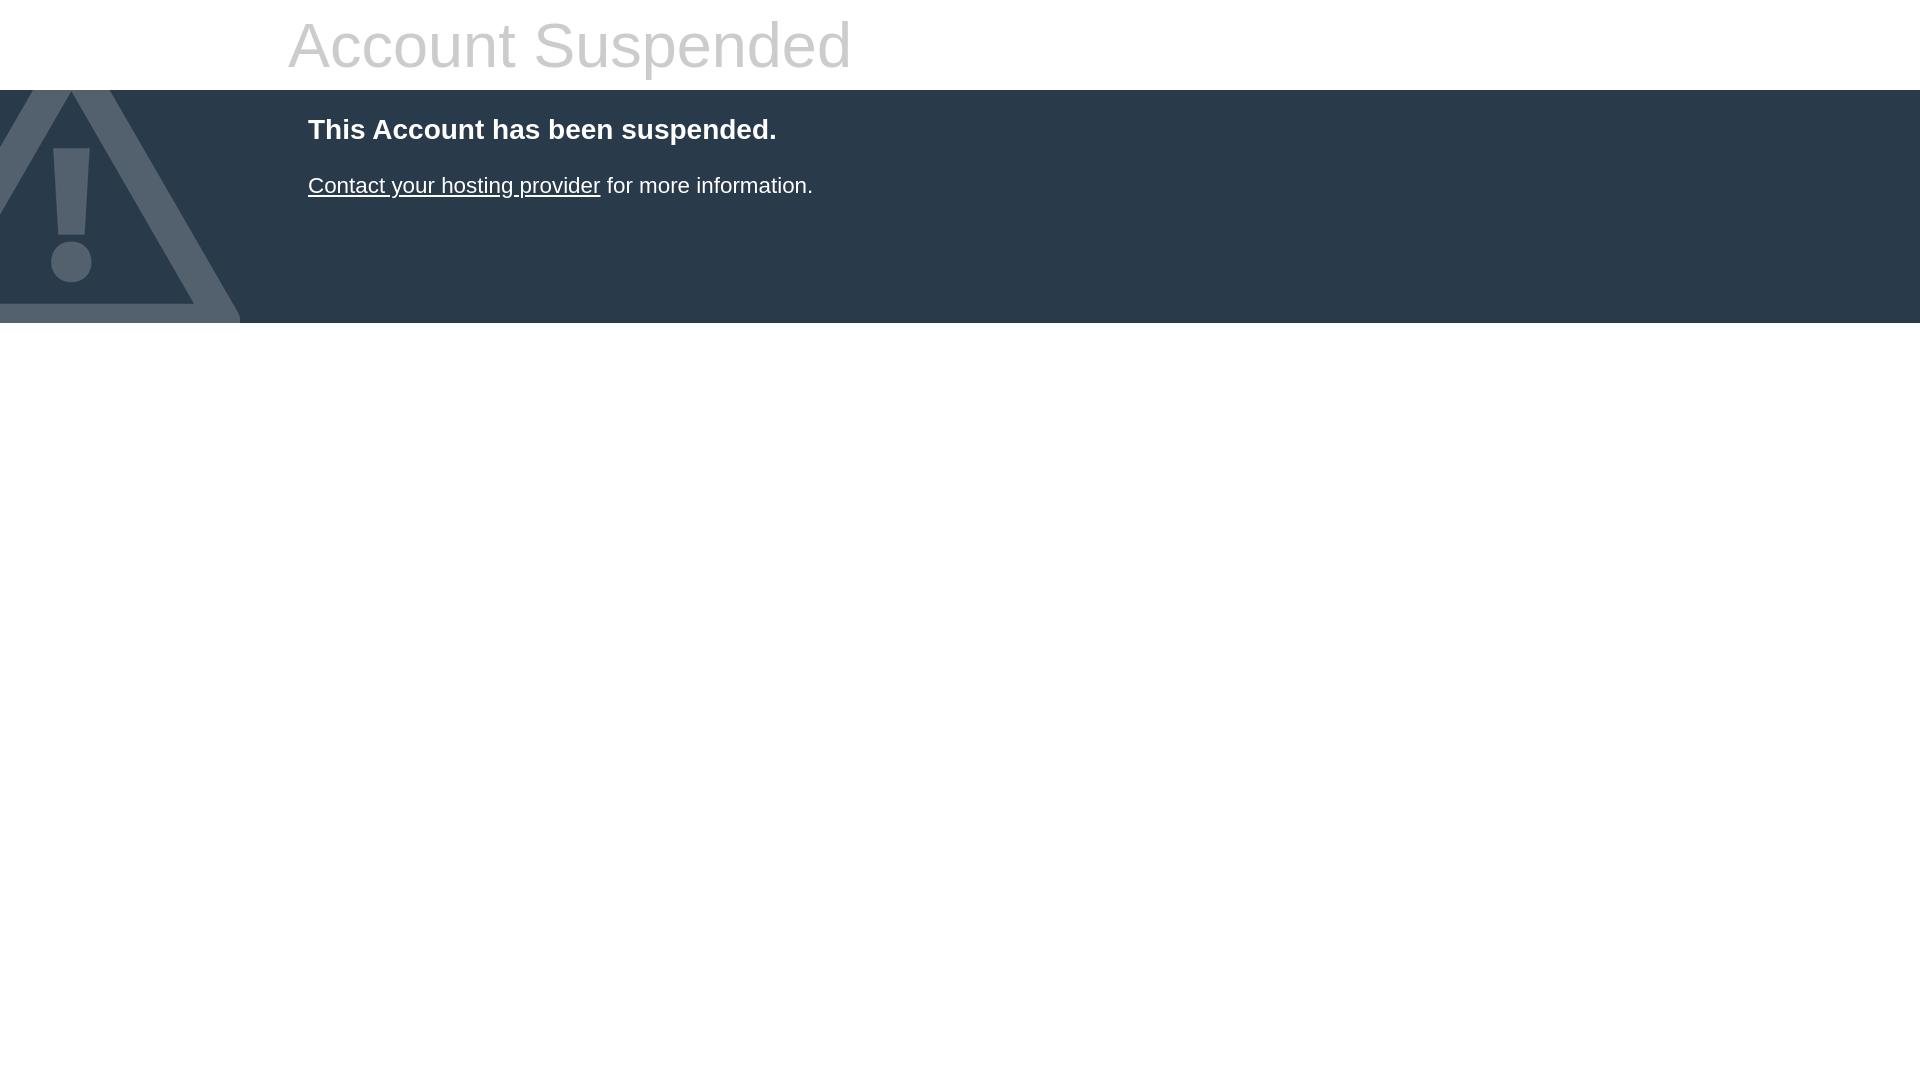 The image size is (1920, 1080). Describe the element at coordinates (453, 185) in the screenshot. I see `'Contact your hosting provider'` at that location.